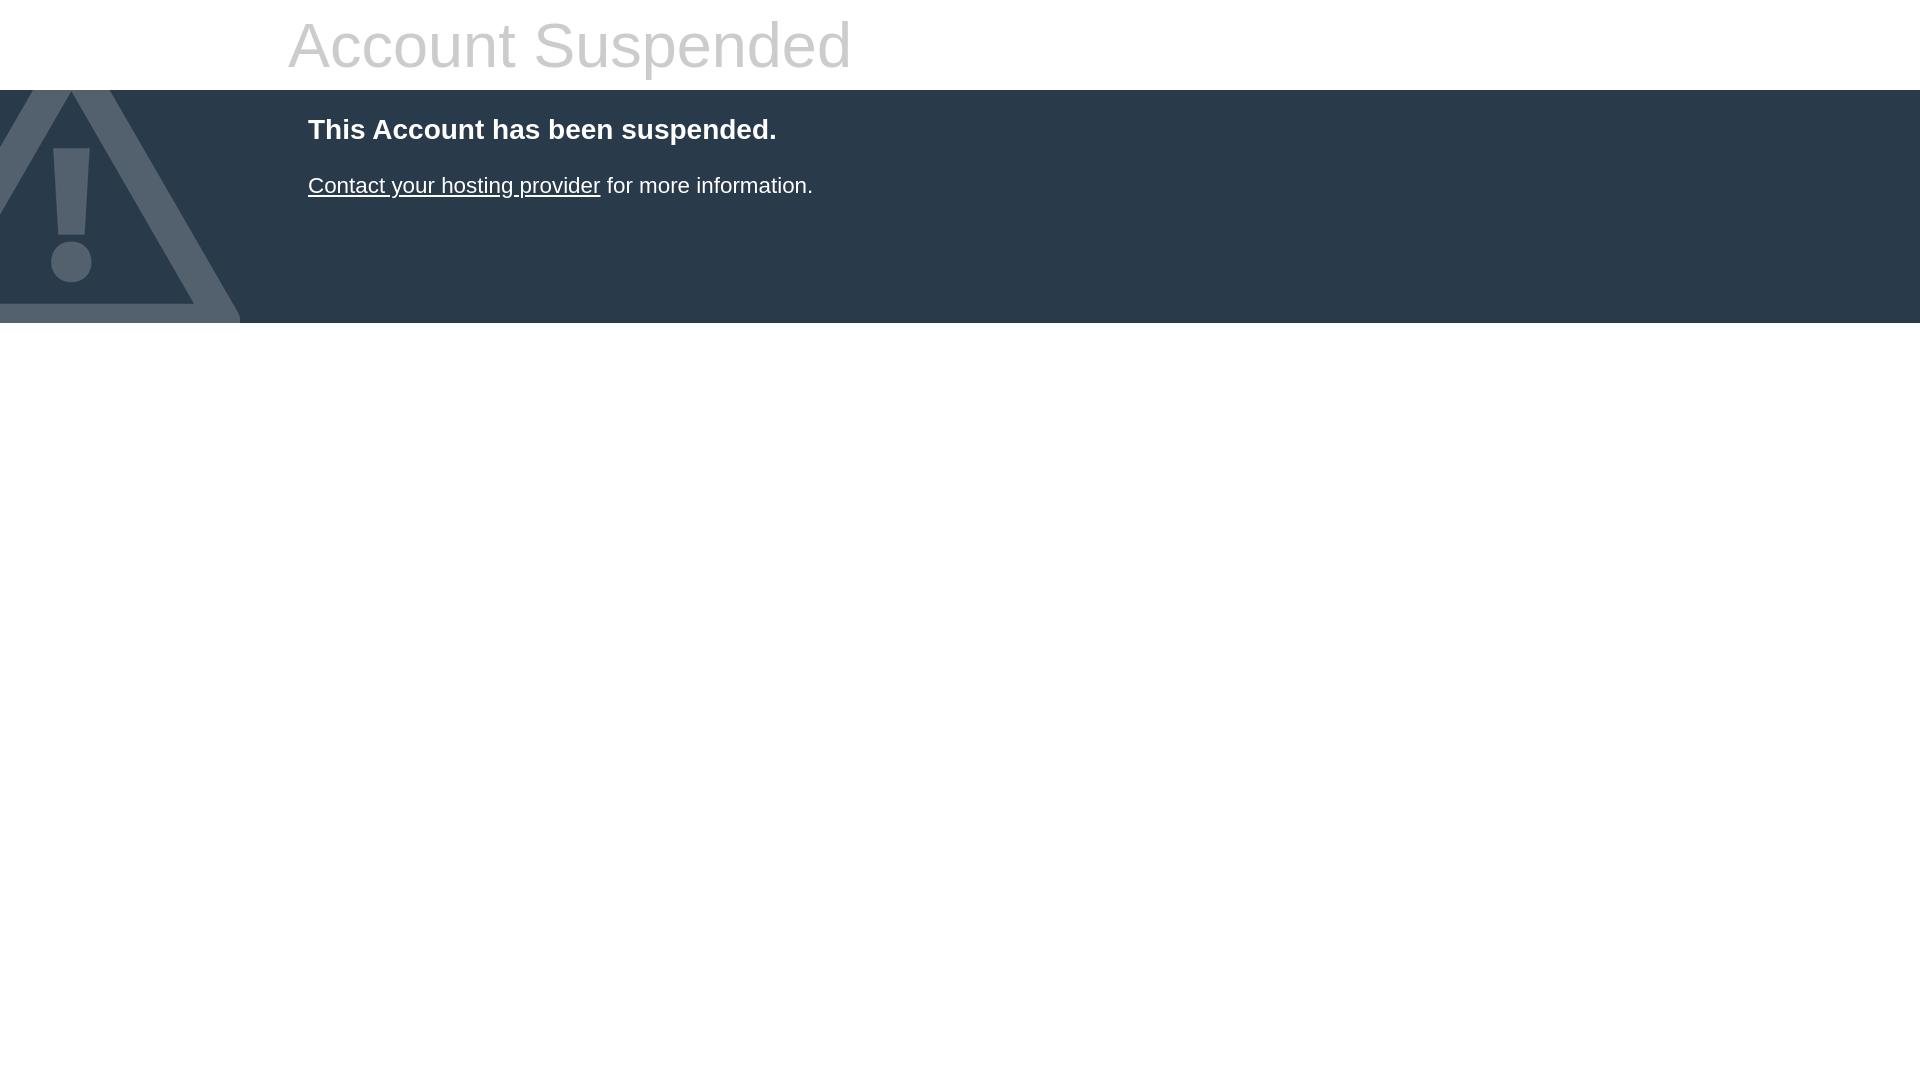 The image size is (1920, 1080). Describe the element at coordinates (453, 185) in the screenshot. I see `'Contact your hosting provider'` at that location.